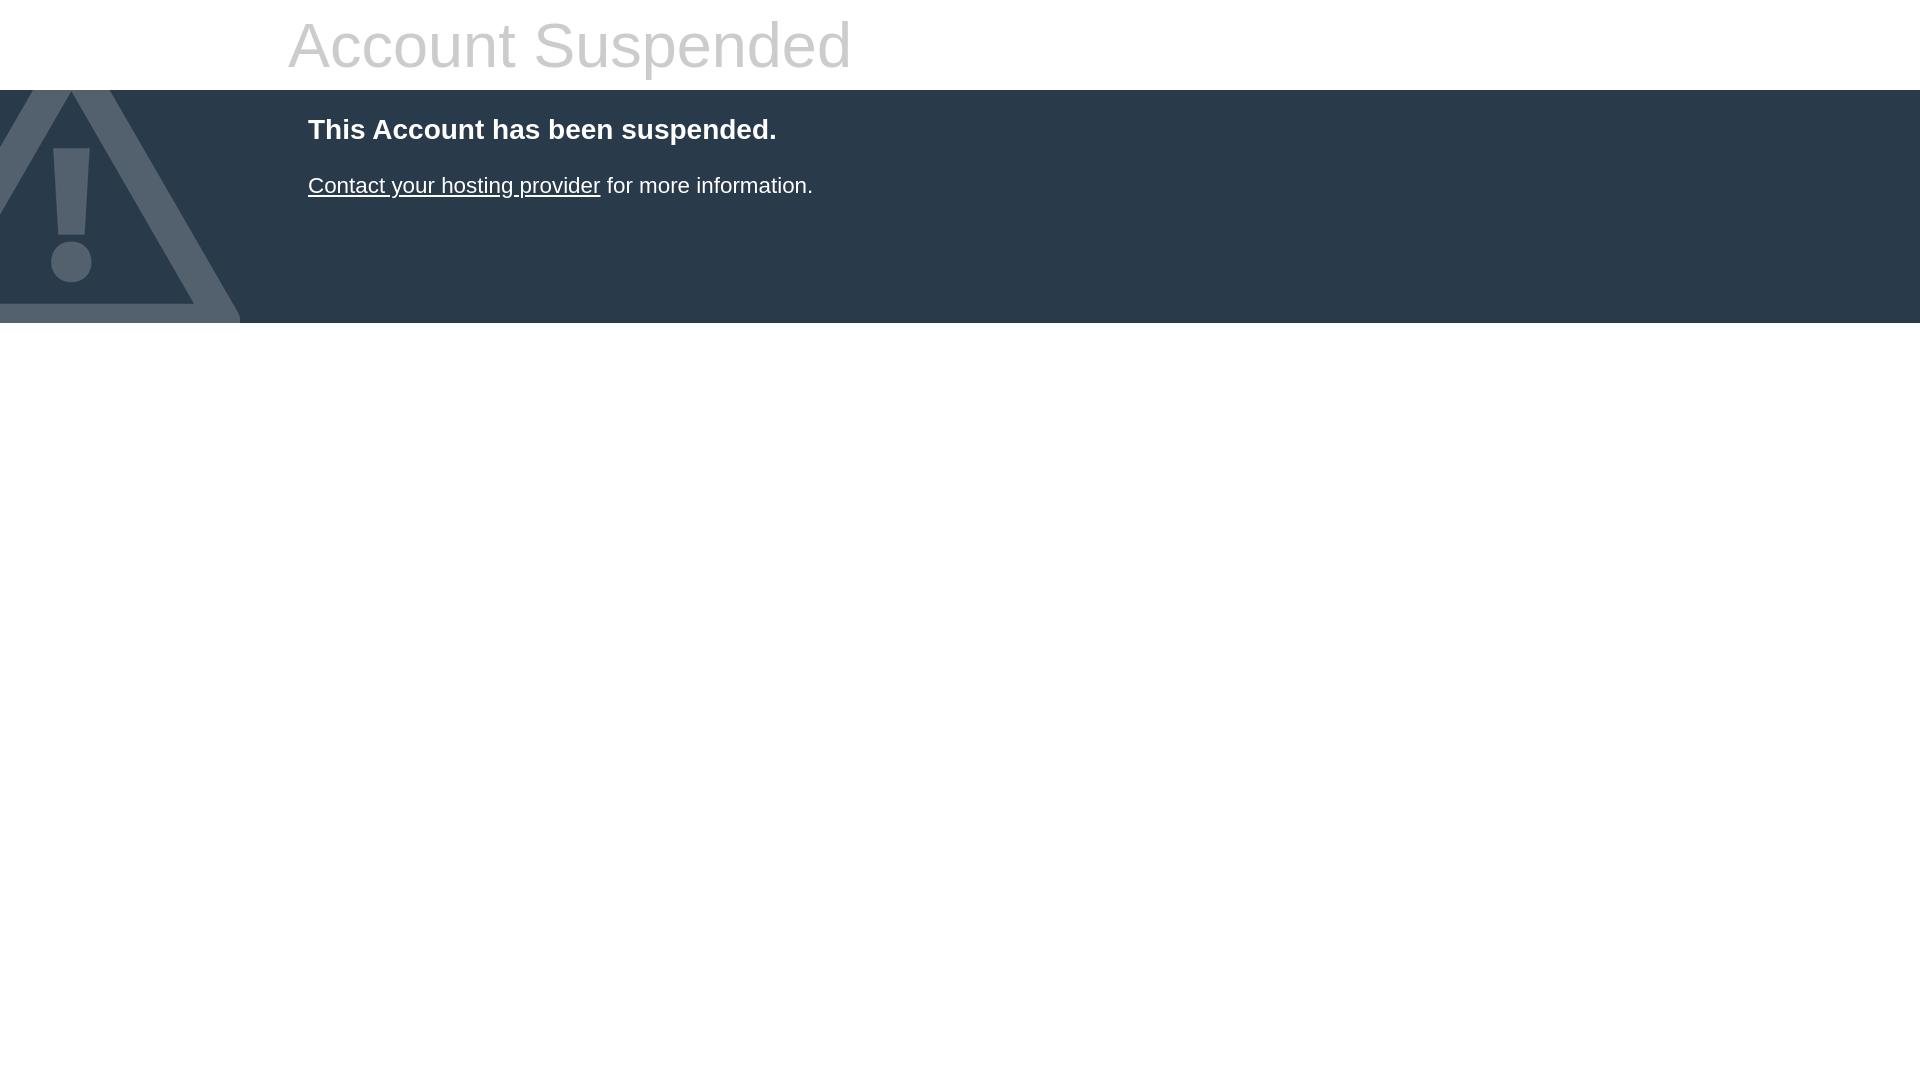 The image size is (1920, 1080). Describe the element at coordinates (453, 185) in the screenshot. I see `'Contact your hosting provider'` at that location.